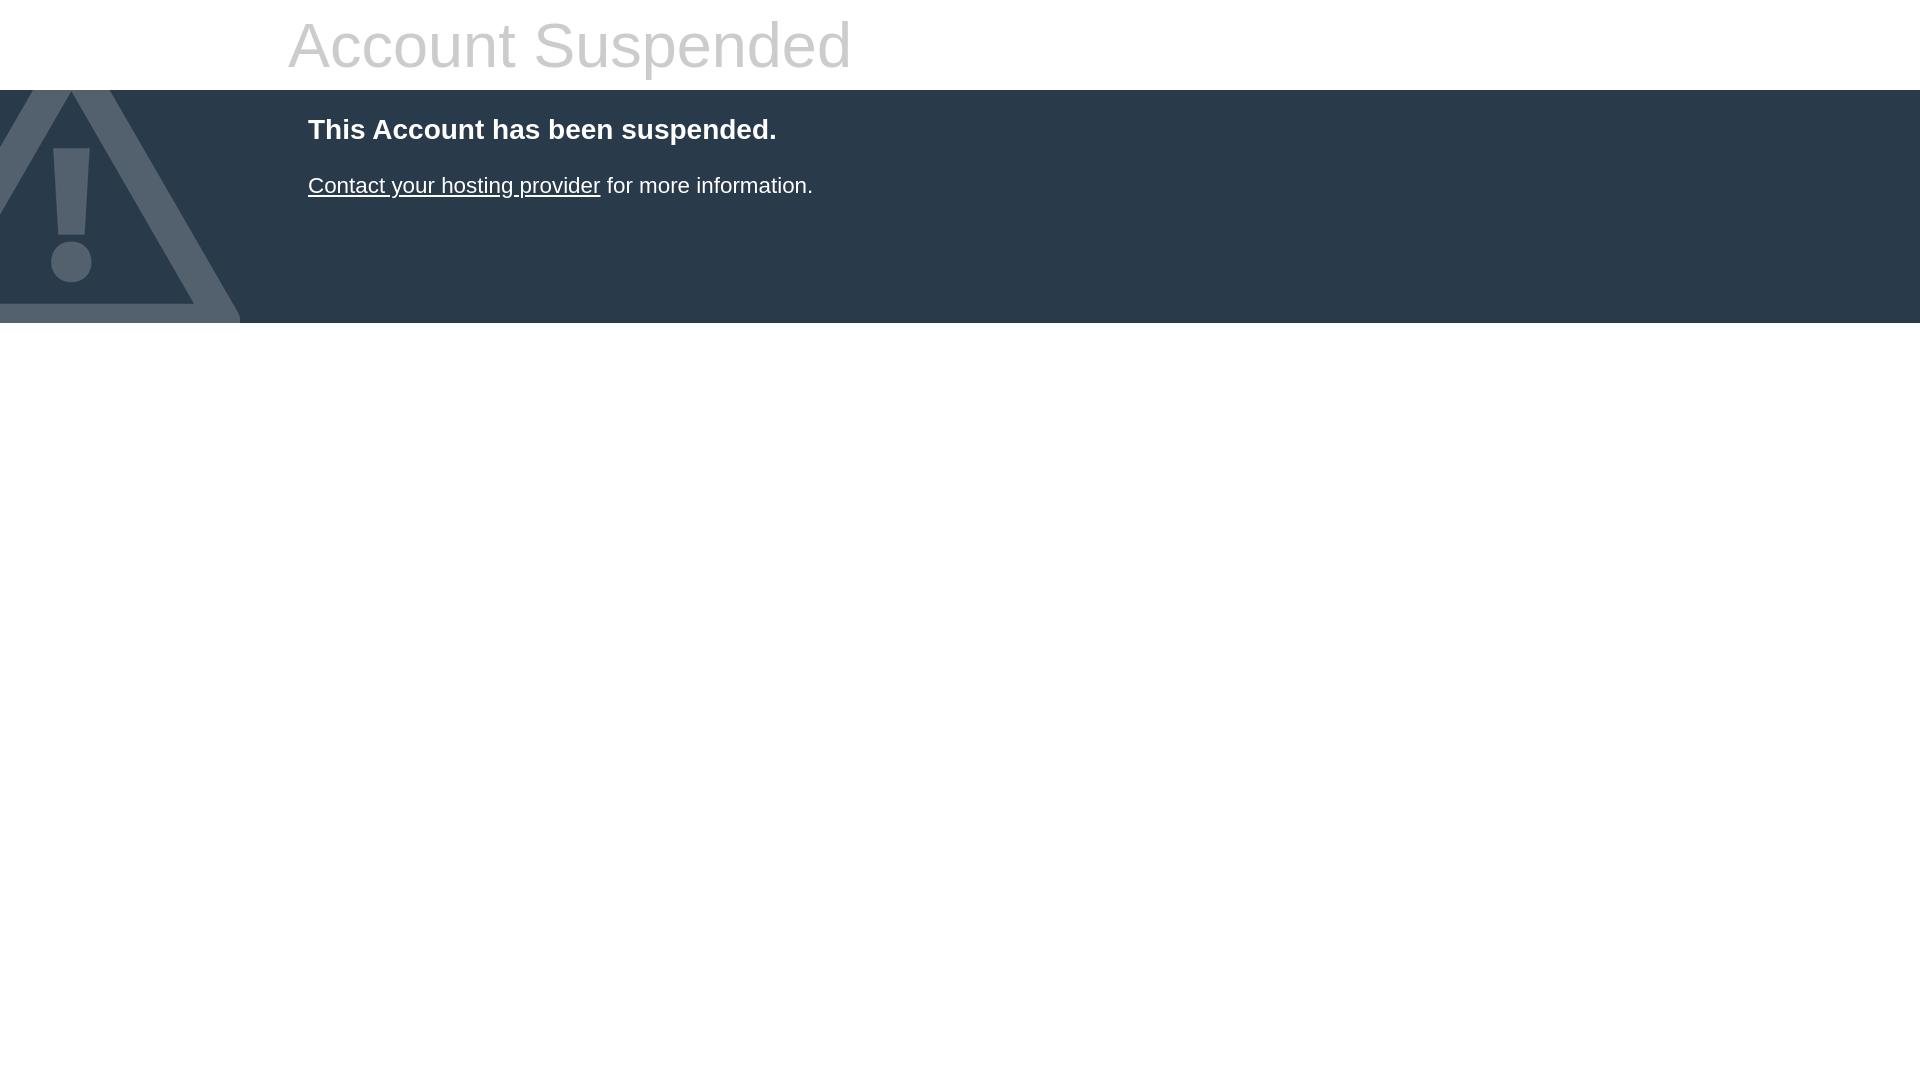 The image size is (1920, 1080). Describe the element at coordinates (453, 185) in the screenshot. I see `'Contact your hosting provider'` at that location.